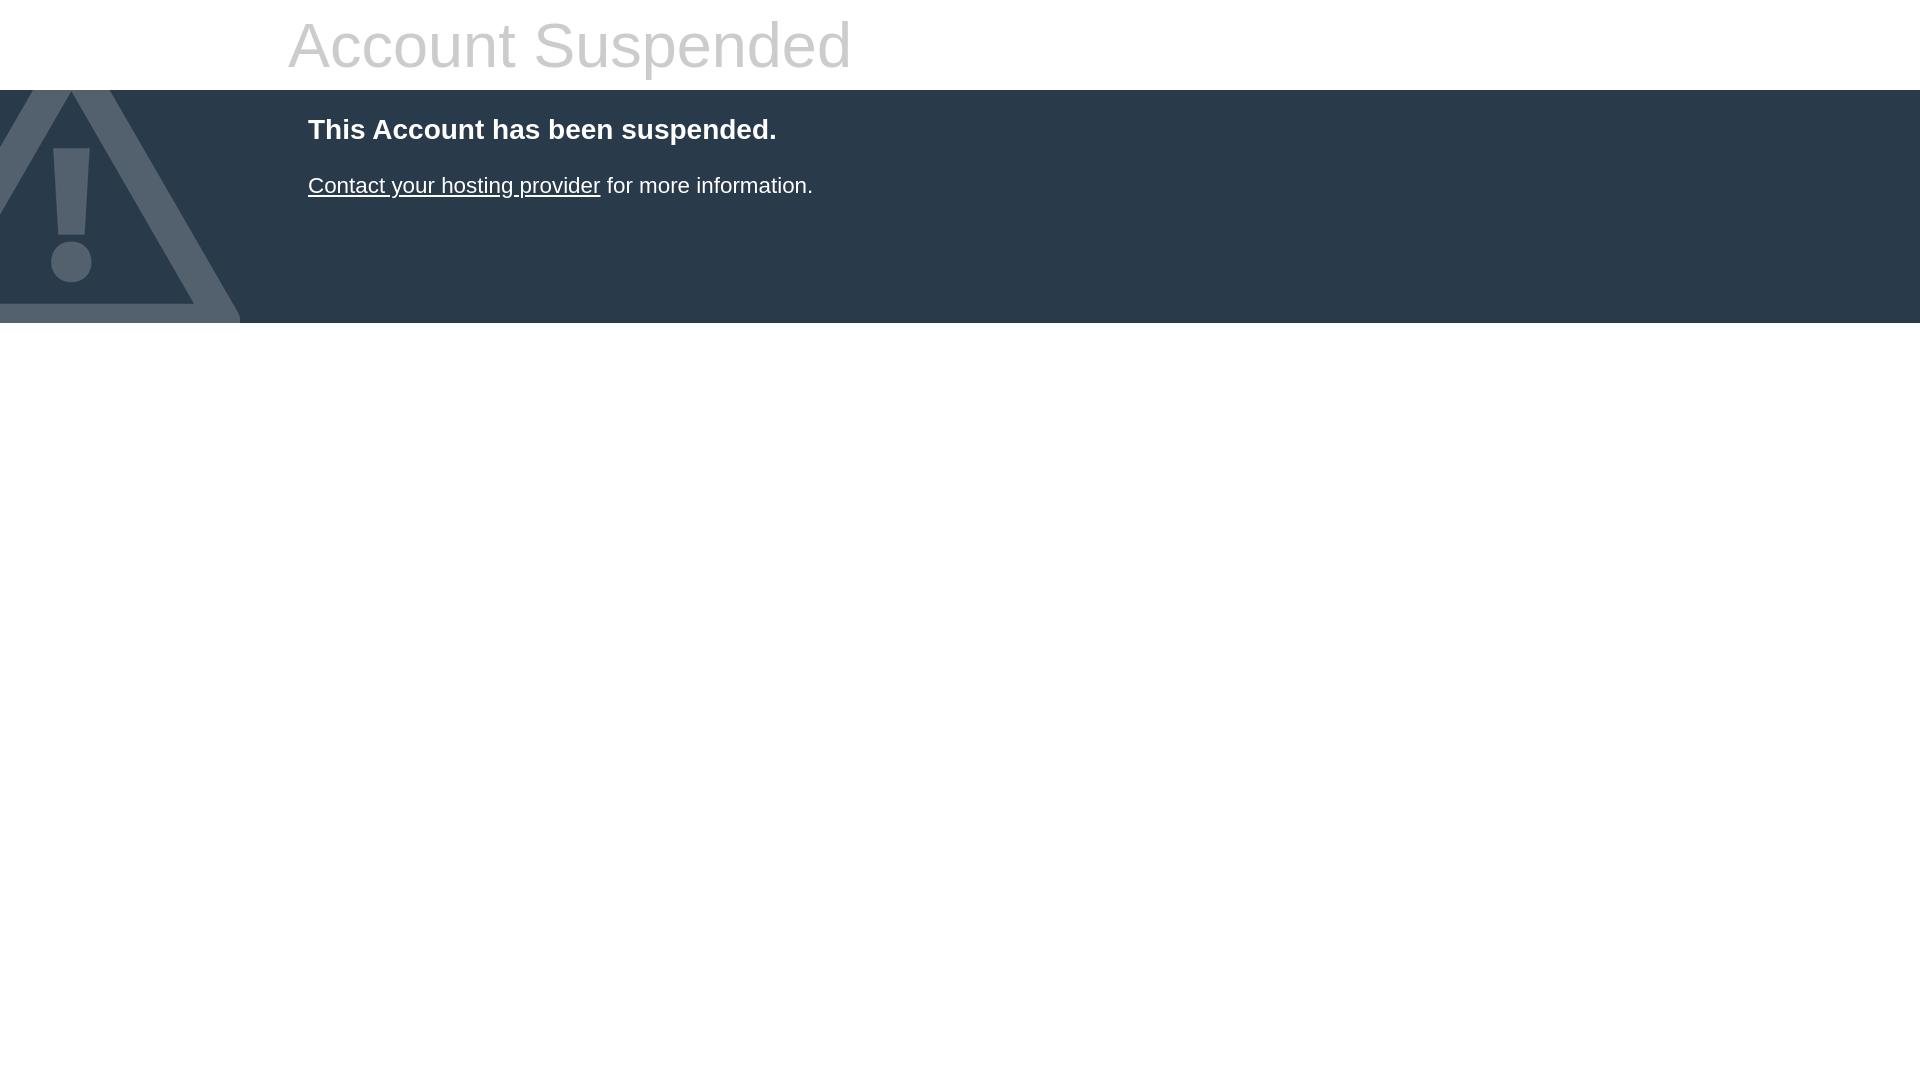 The image size is (1920, 1080). Describe the element at coordinates (453, 185) in the screenshot. I see `'Contact your hosting provider'` at that location.